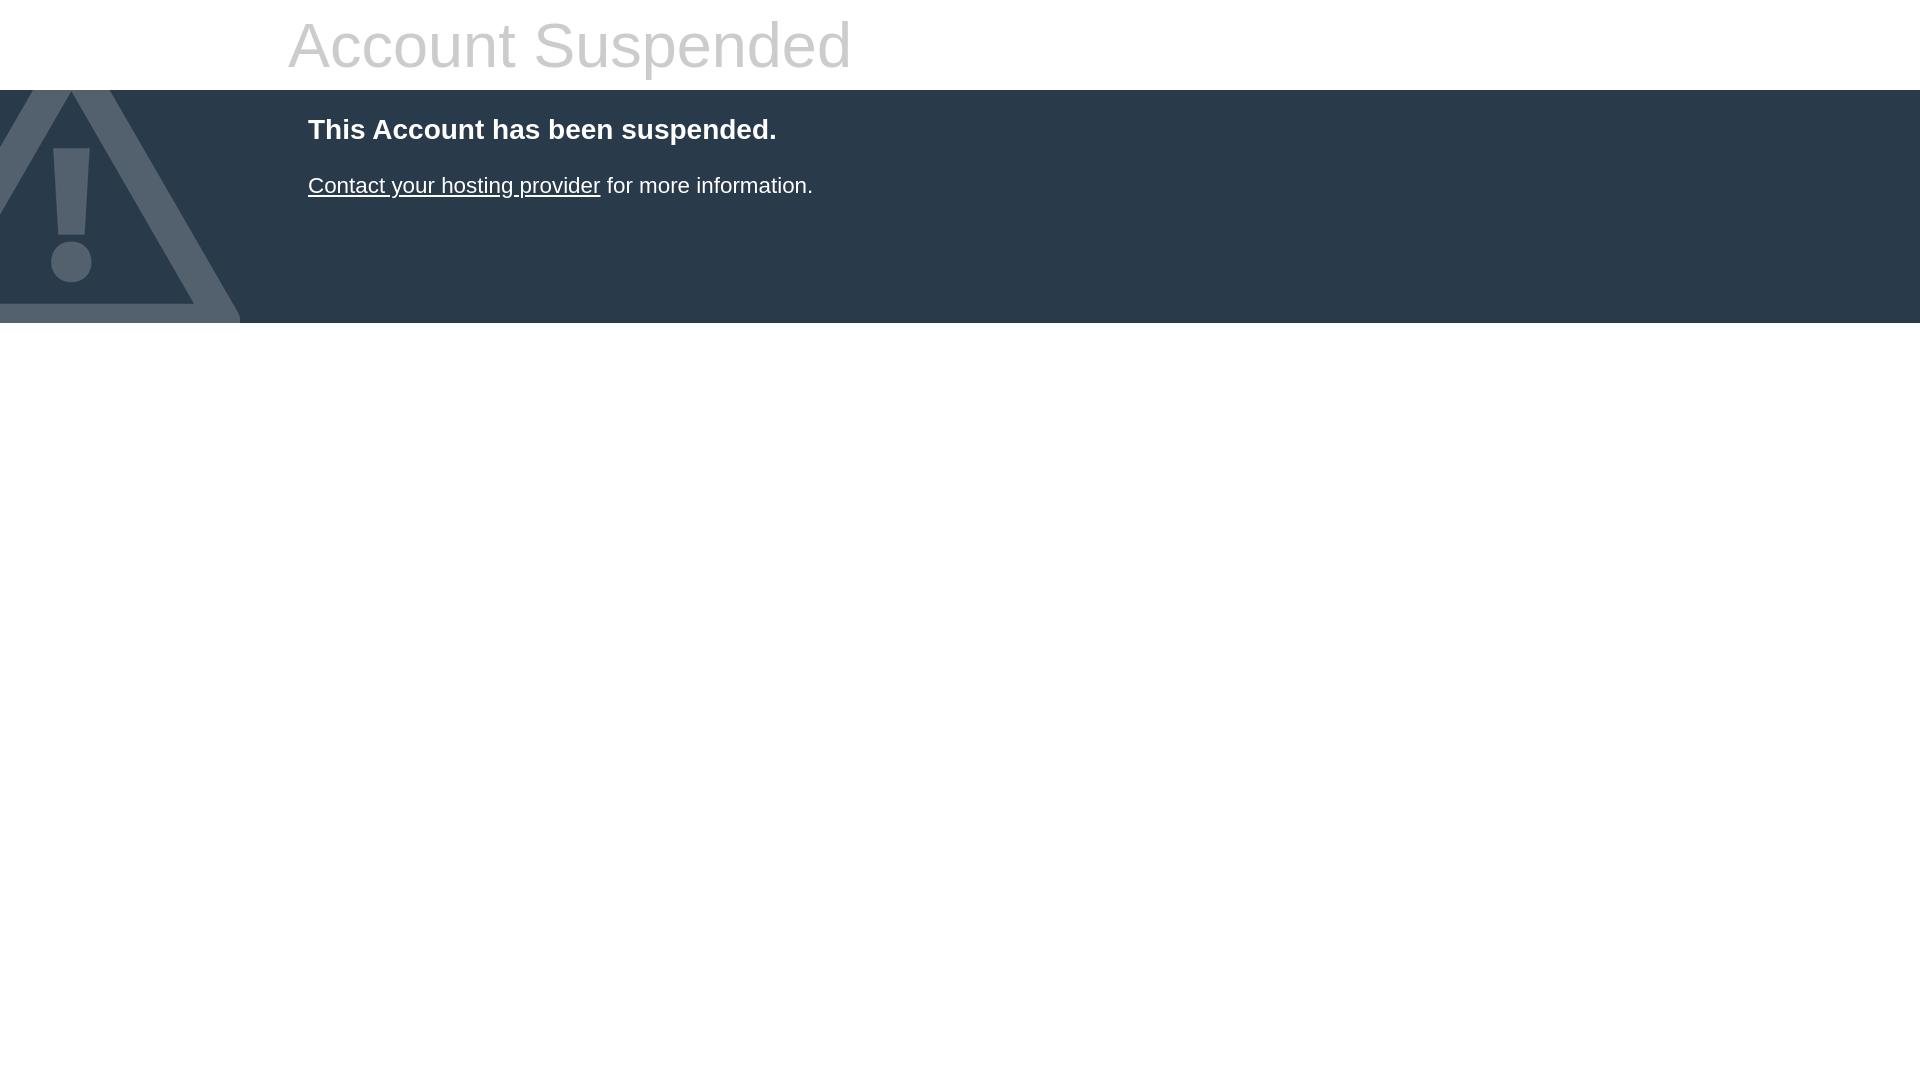 The image size is (1920, 1080). Describe the element at coordinates (453, 185) in the screenshot. I see `'Contact your hosting provider'` at that location.